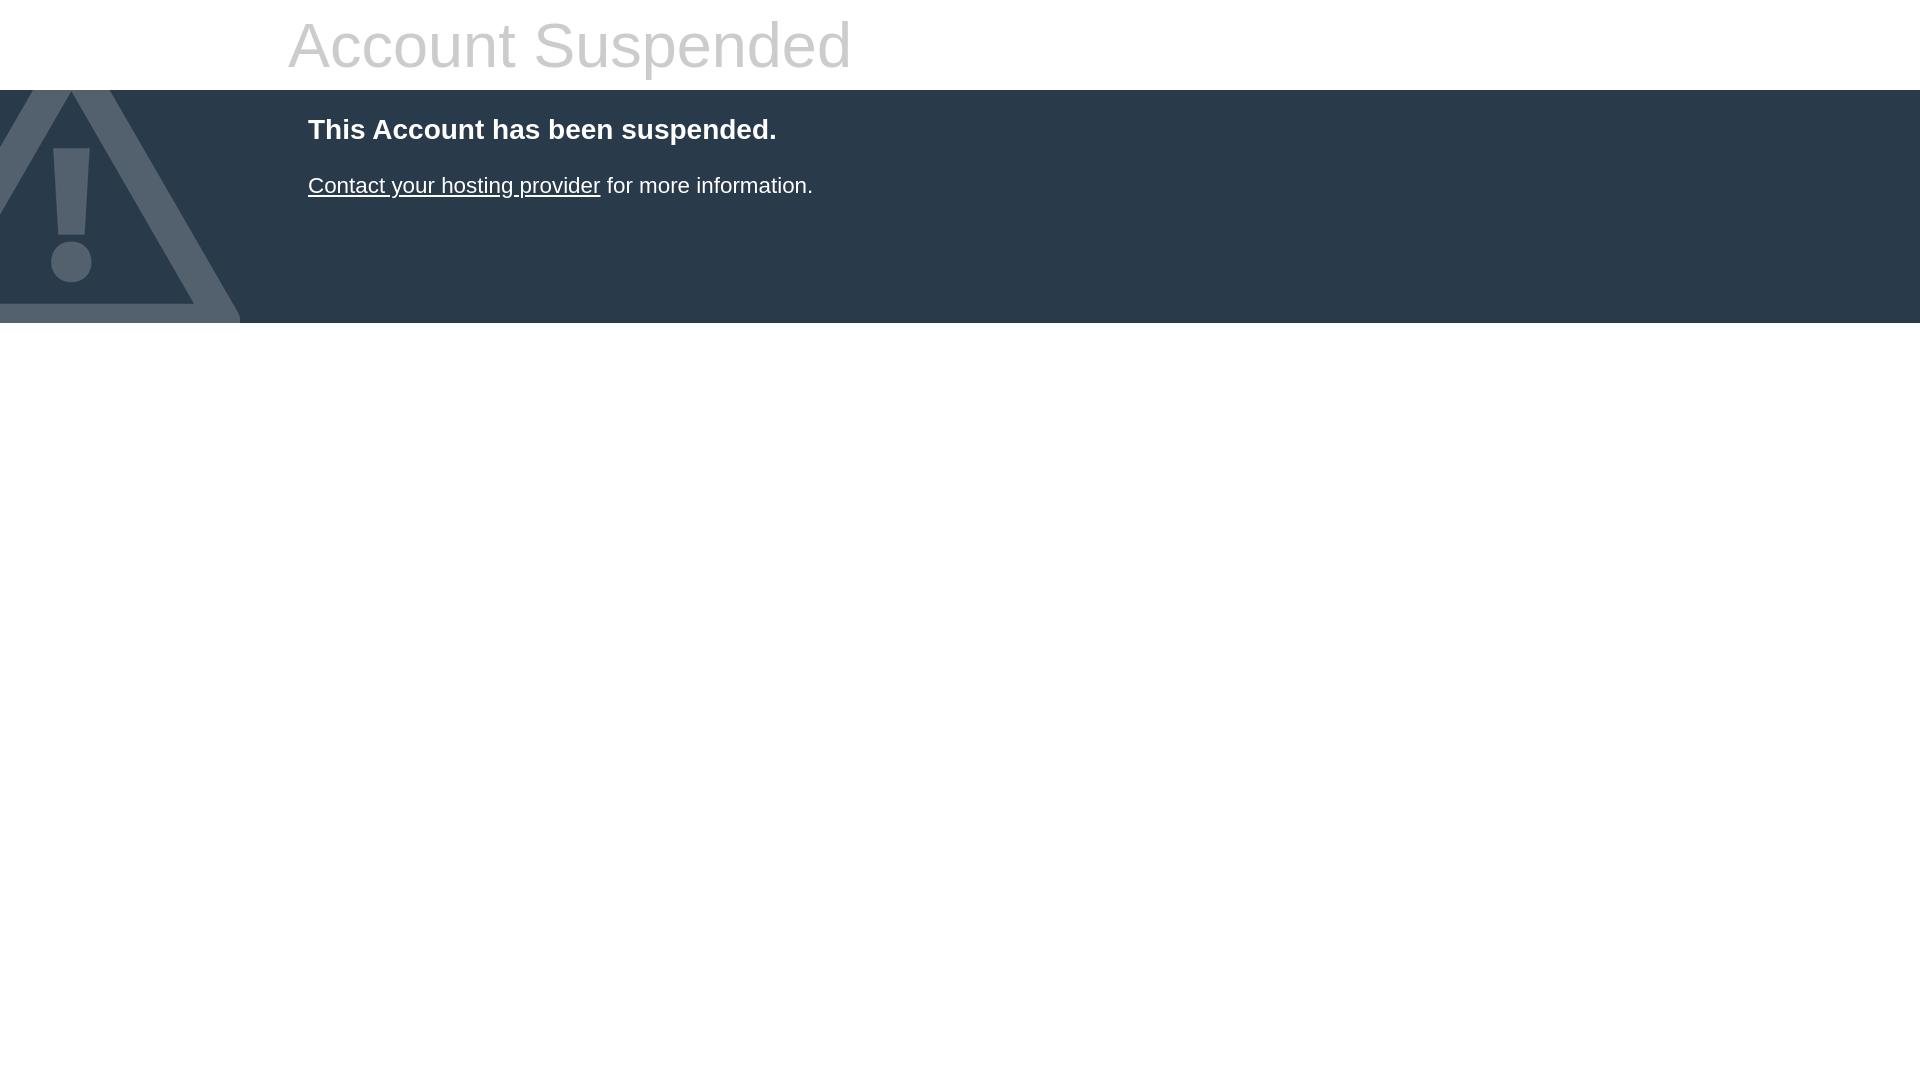 The image size is (1920, 1080). Describe the element at coordinates (453, 185) in the screenshot. I see `'Contact your hosting provider'` at that location.